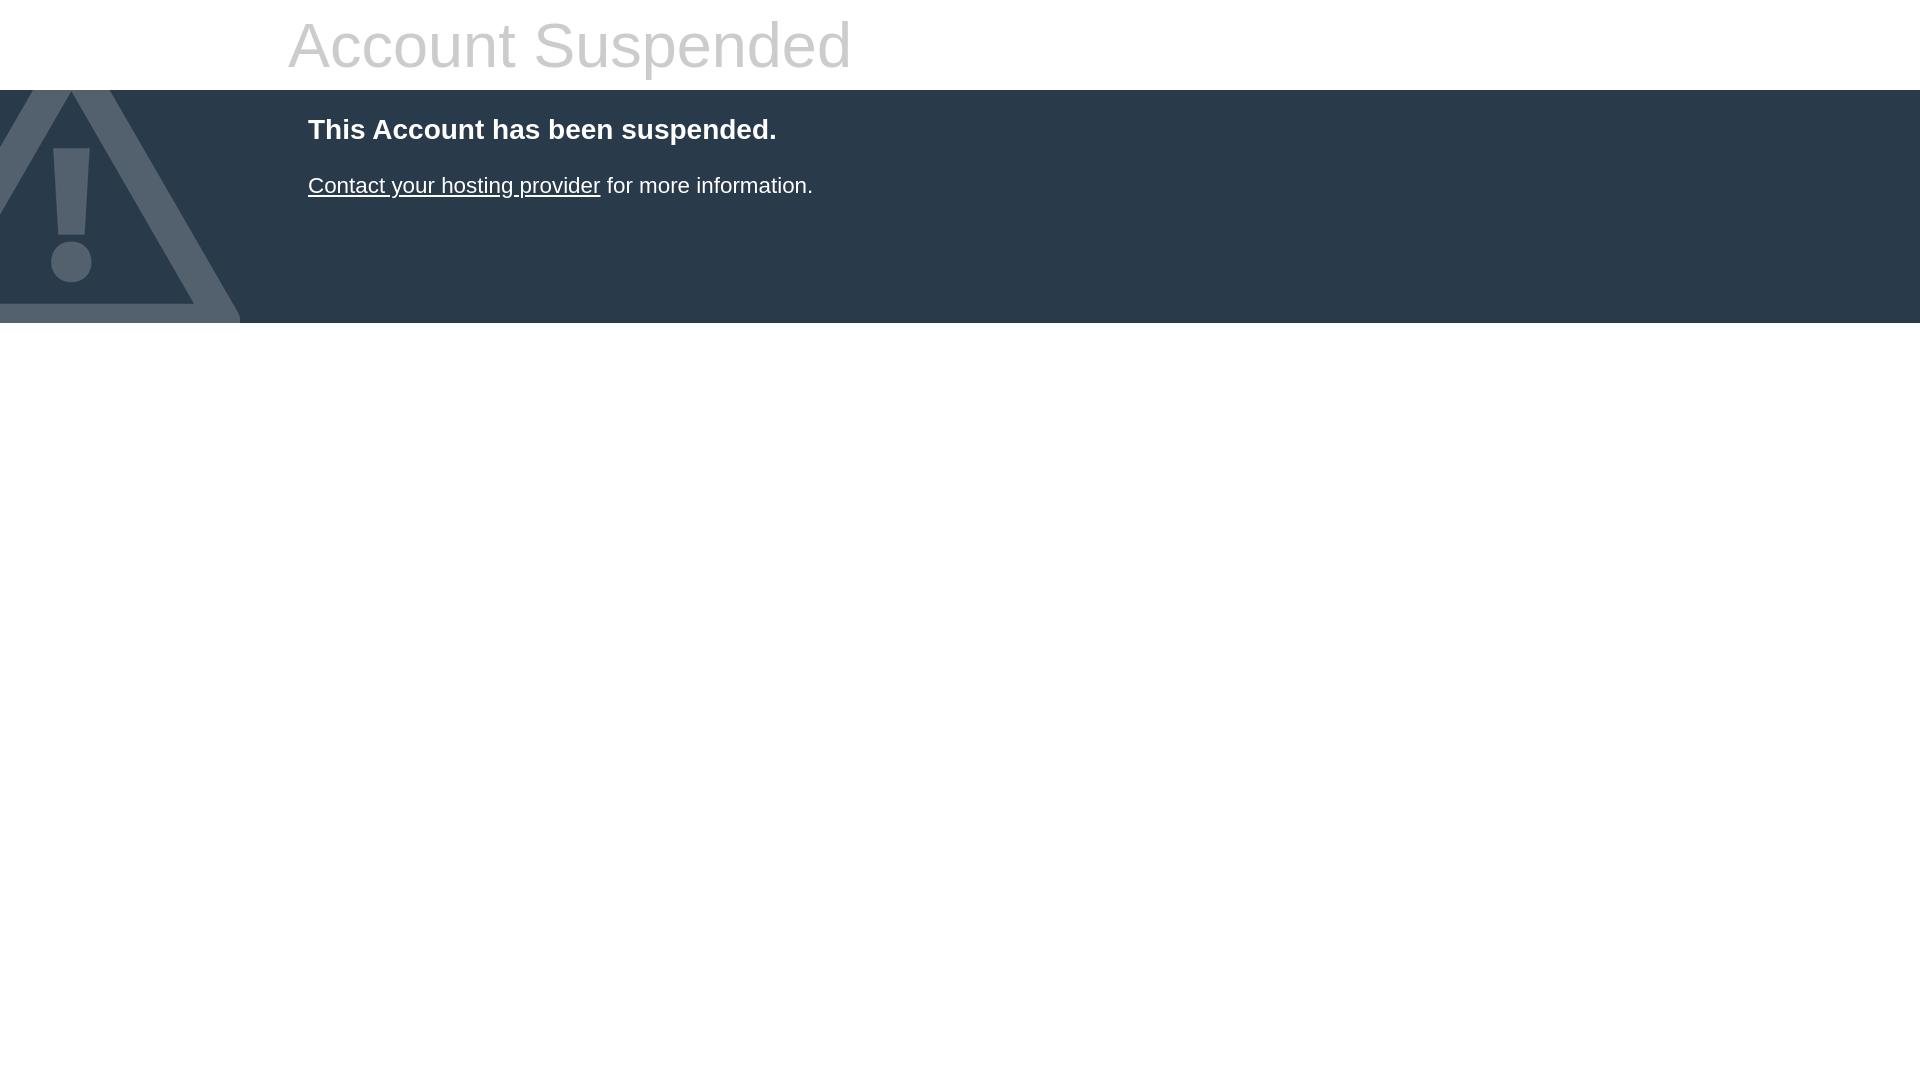 The image size is (1920, 1080). Describe the element at coordinates (453, 185) in the screenshot. I see `'Contact your hosting provider'` at that location.